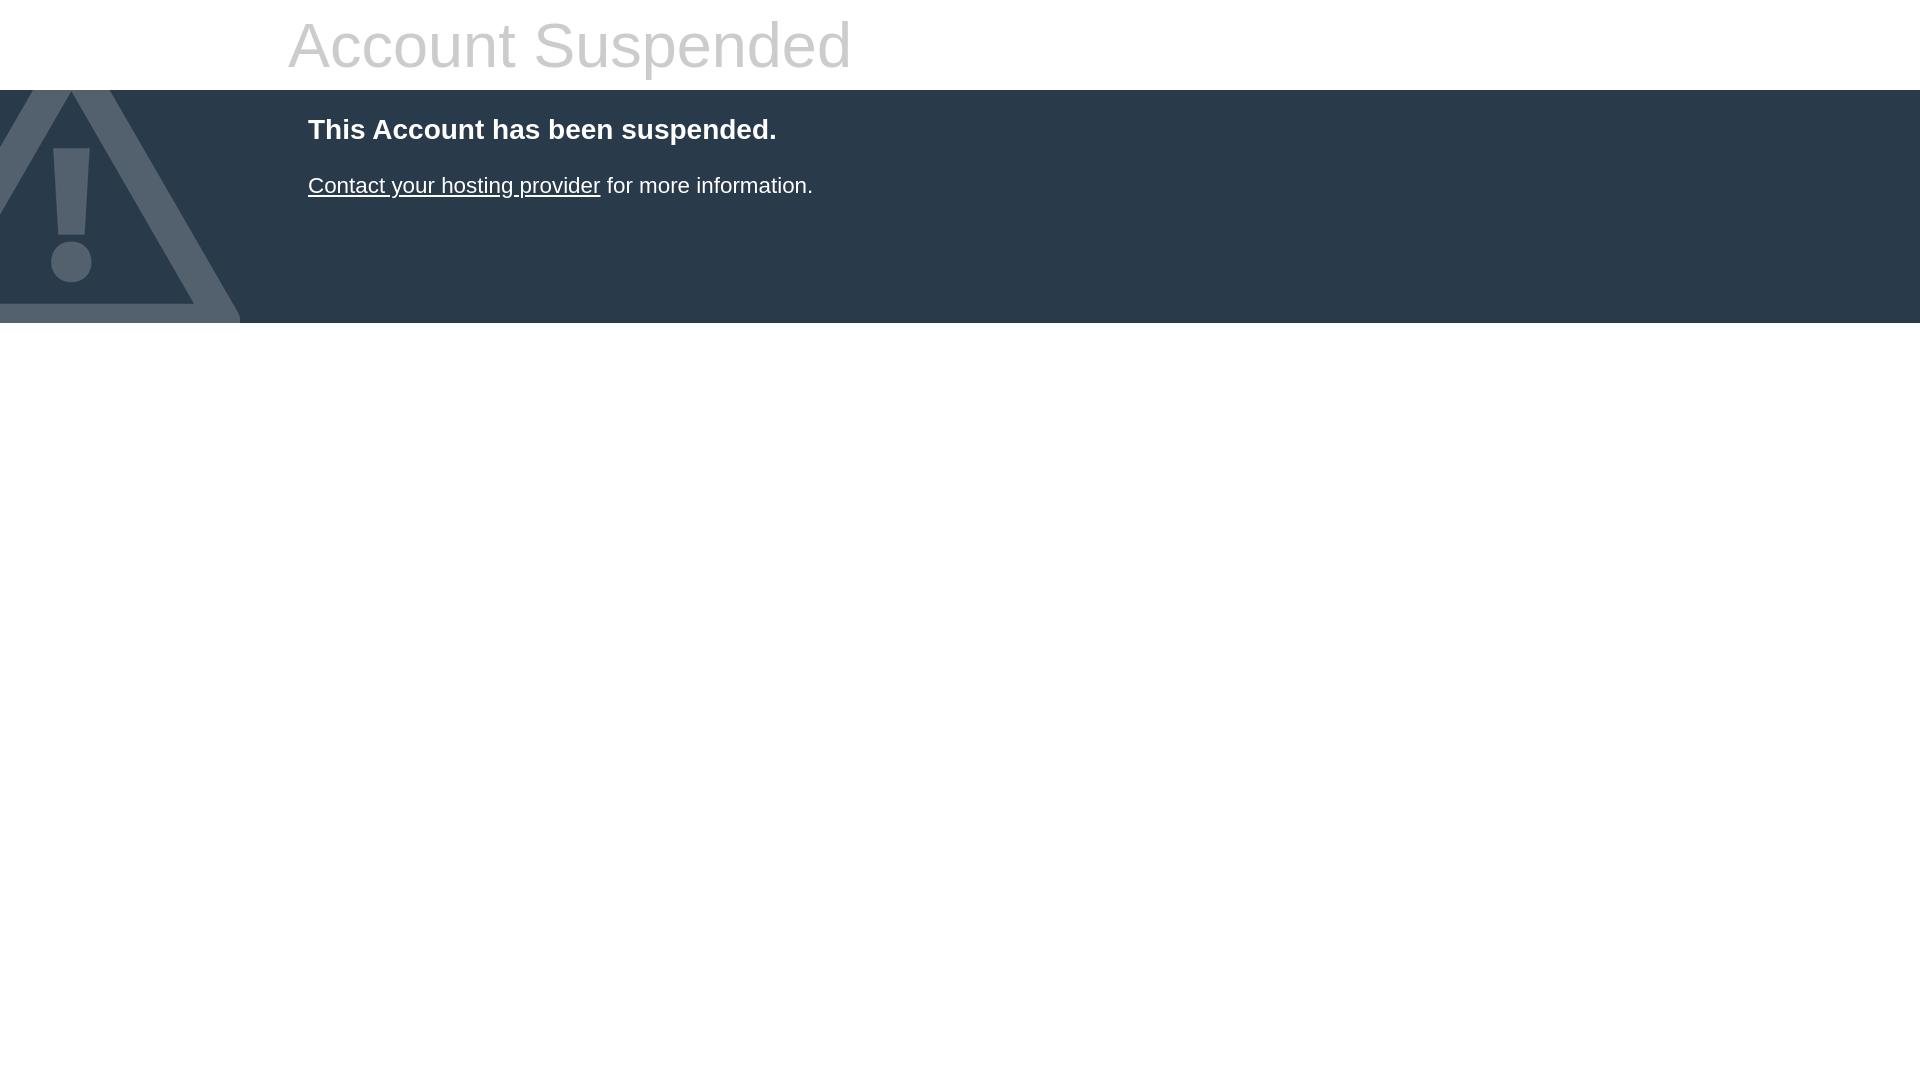 The image size is (1920, 1080). Describe the element at coordinates (453, 185) in the screenshot. I see `'Contact your hosting provider'` at that location.